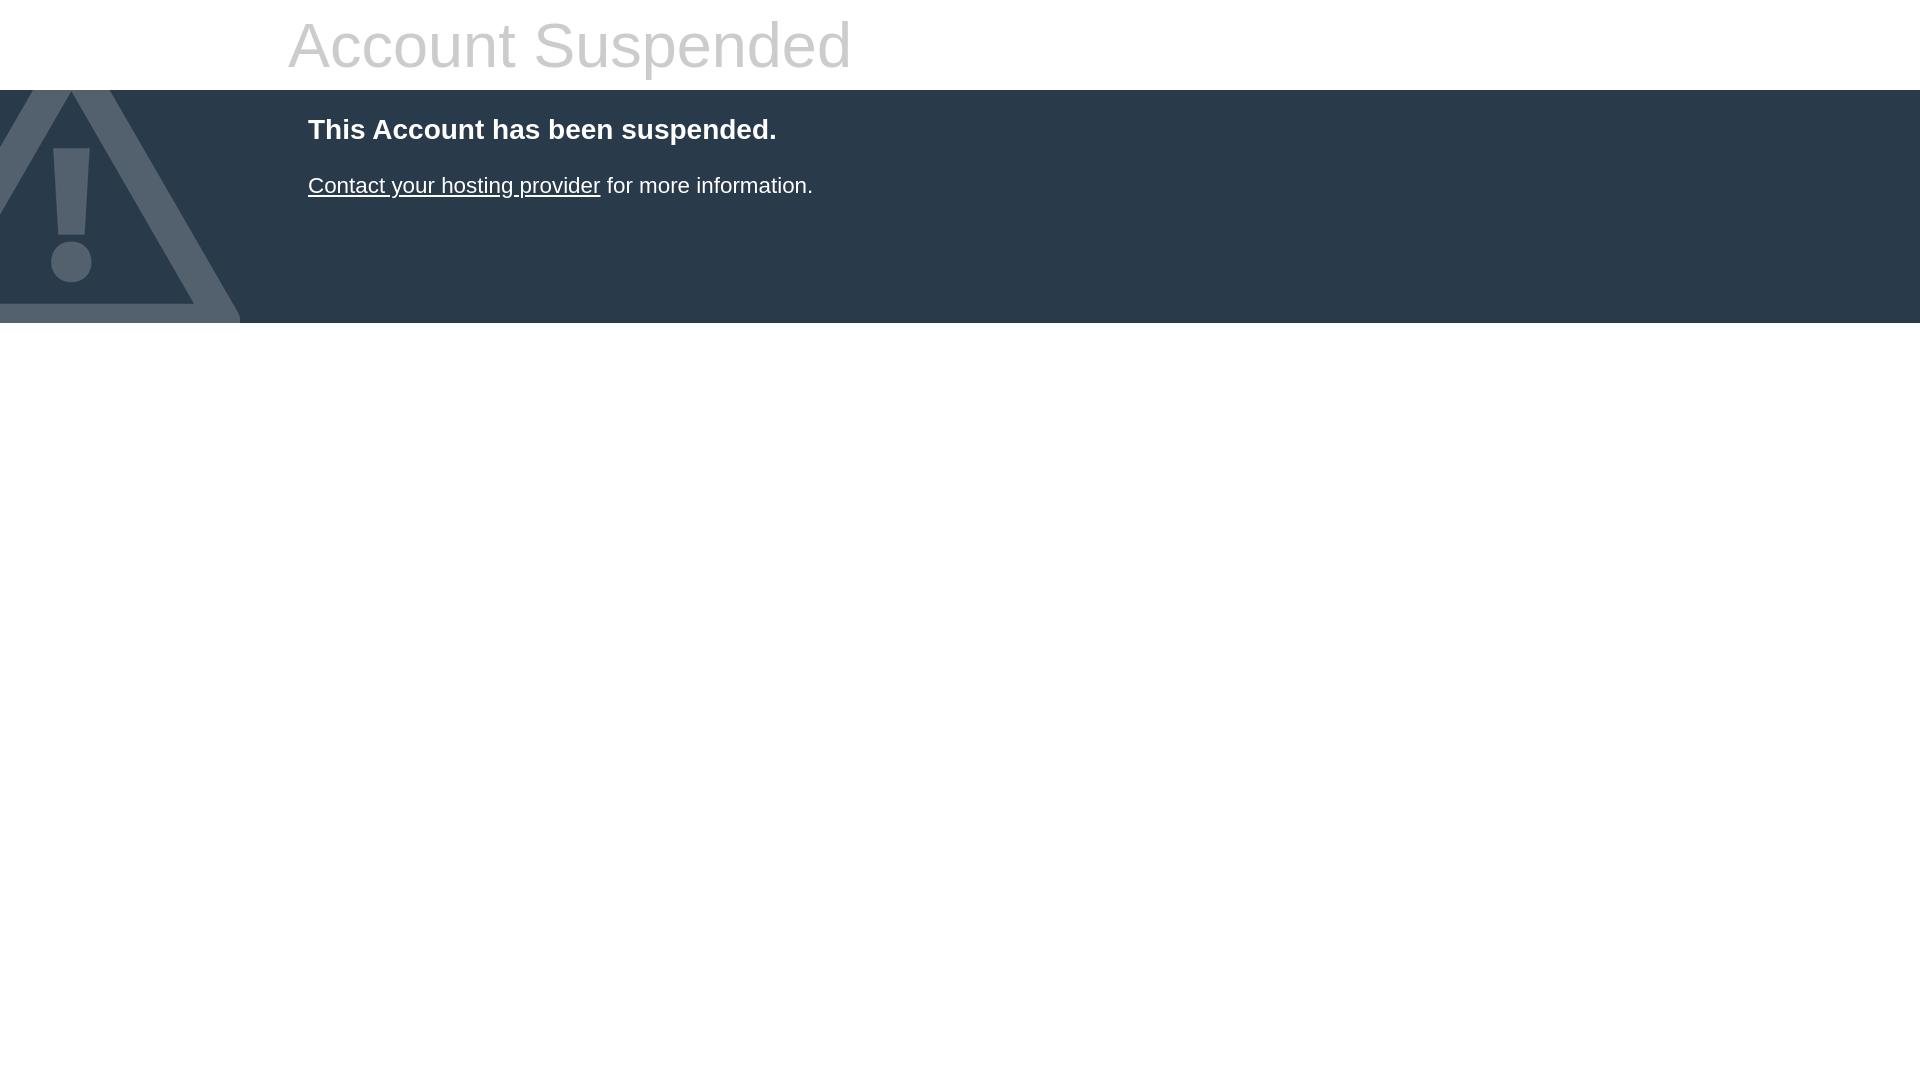 The image size is (1920, 1080). Describe the element at coordinates (453, 185) in the screenshot. I see `'Contact your hosting provider'` at that location.